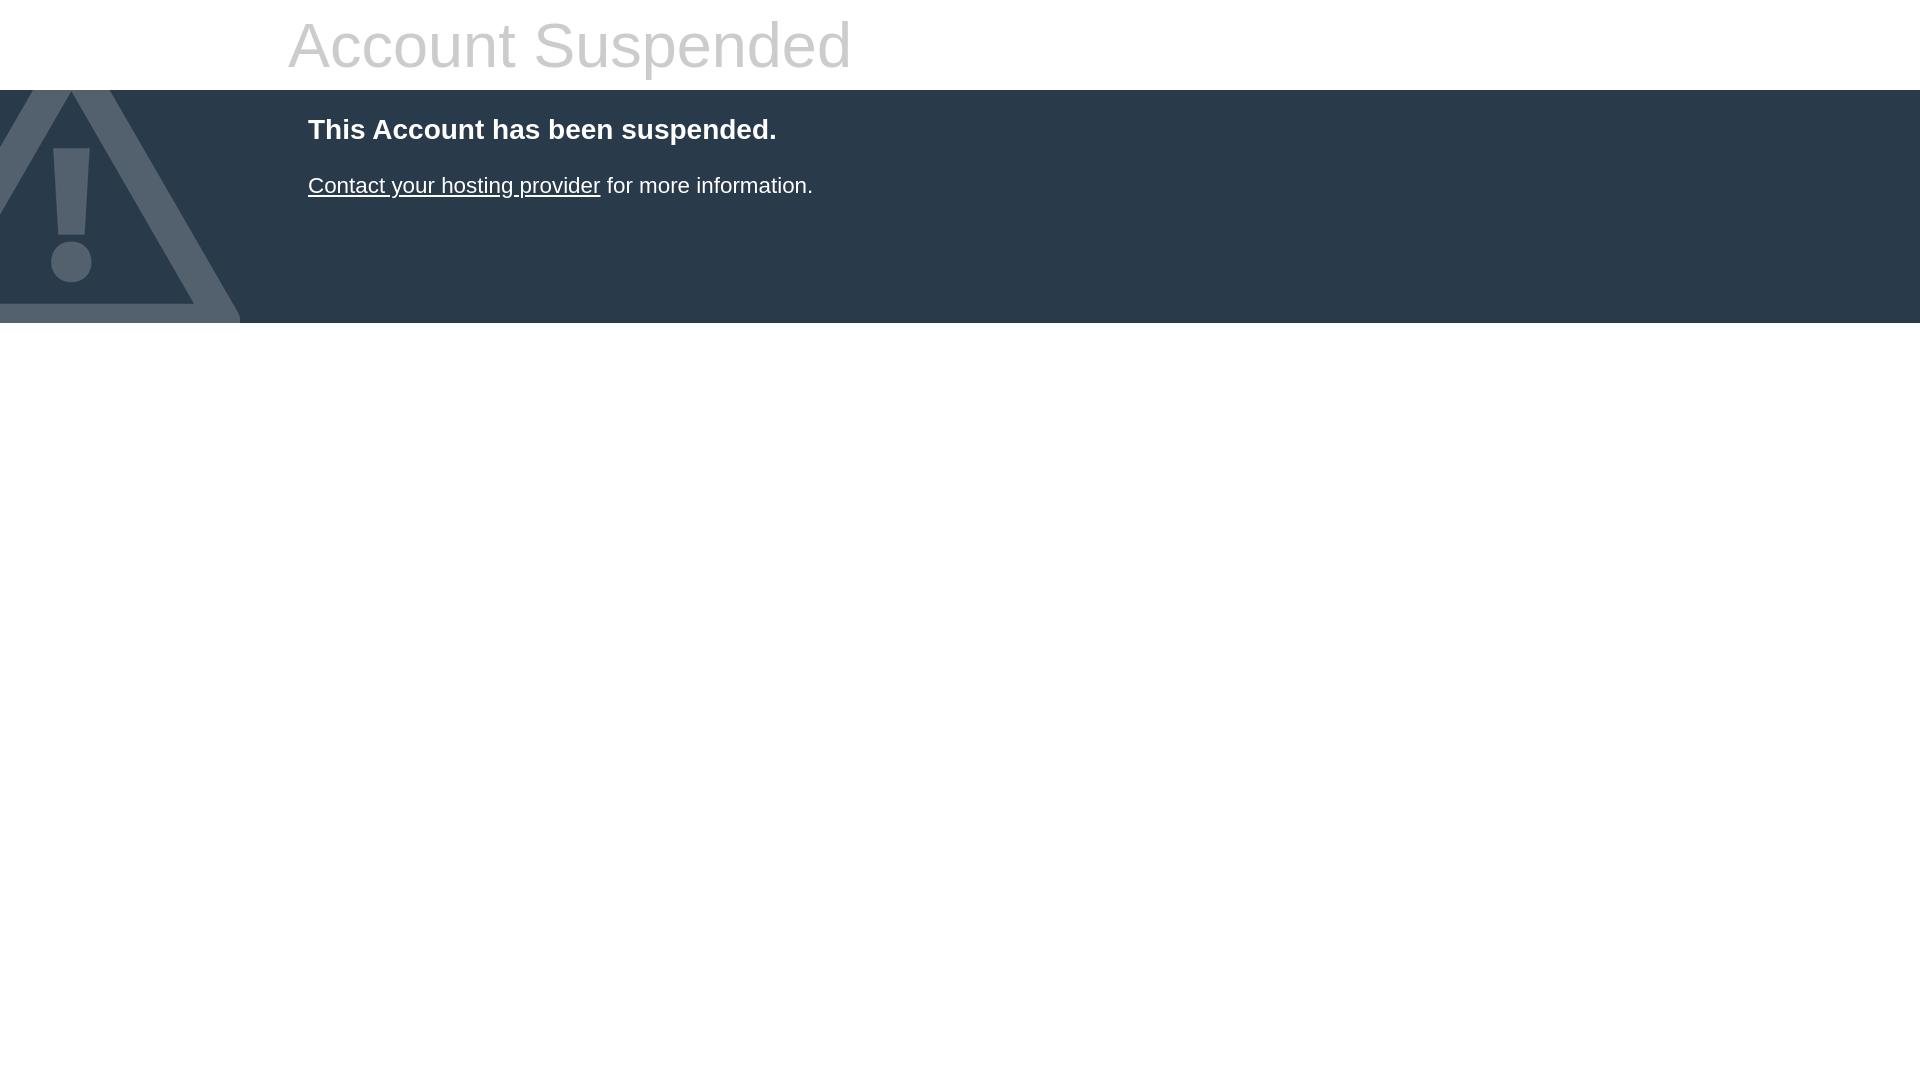 The image size is (1920, 1080). Describe the element at coordinates (453, 185) in the screenshot. I see `'Contact your hosting provider'` at that location.